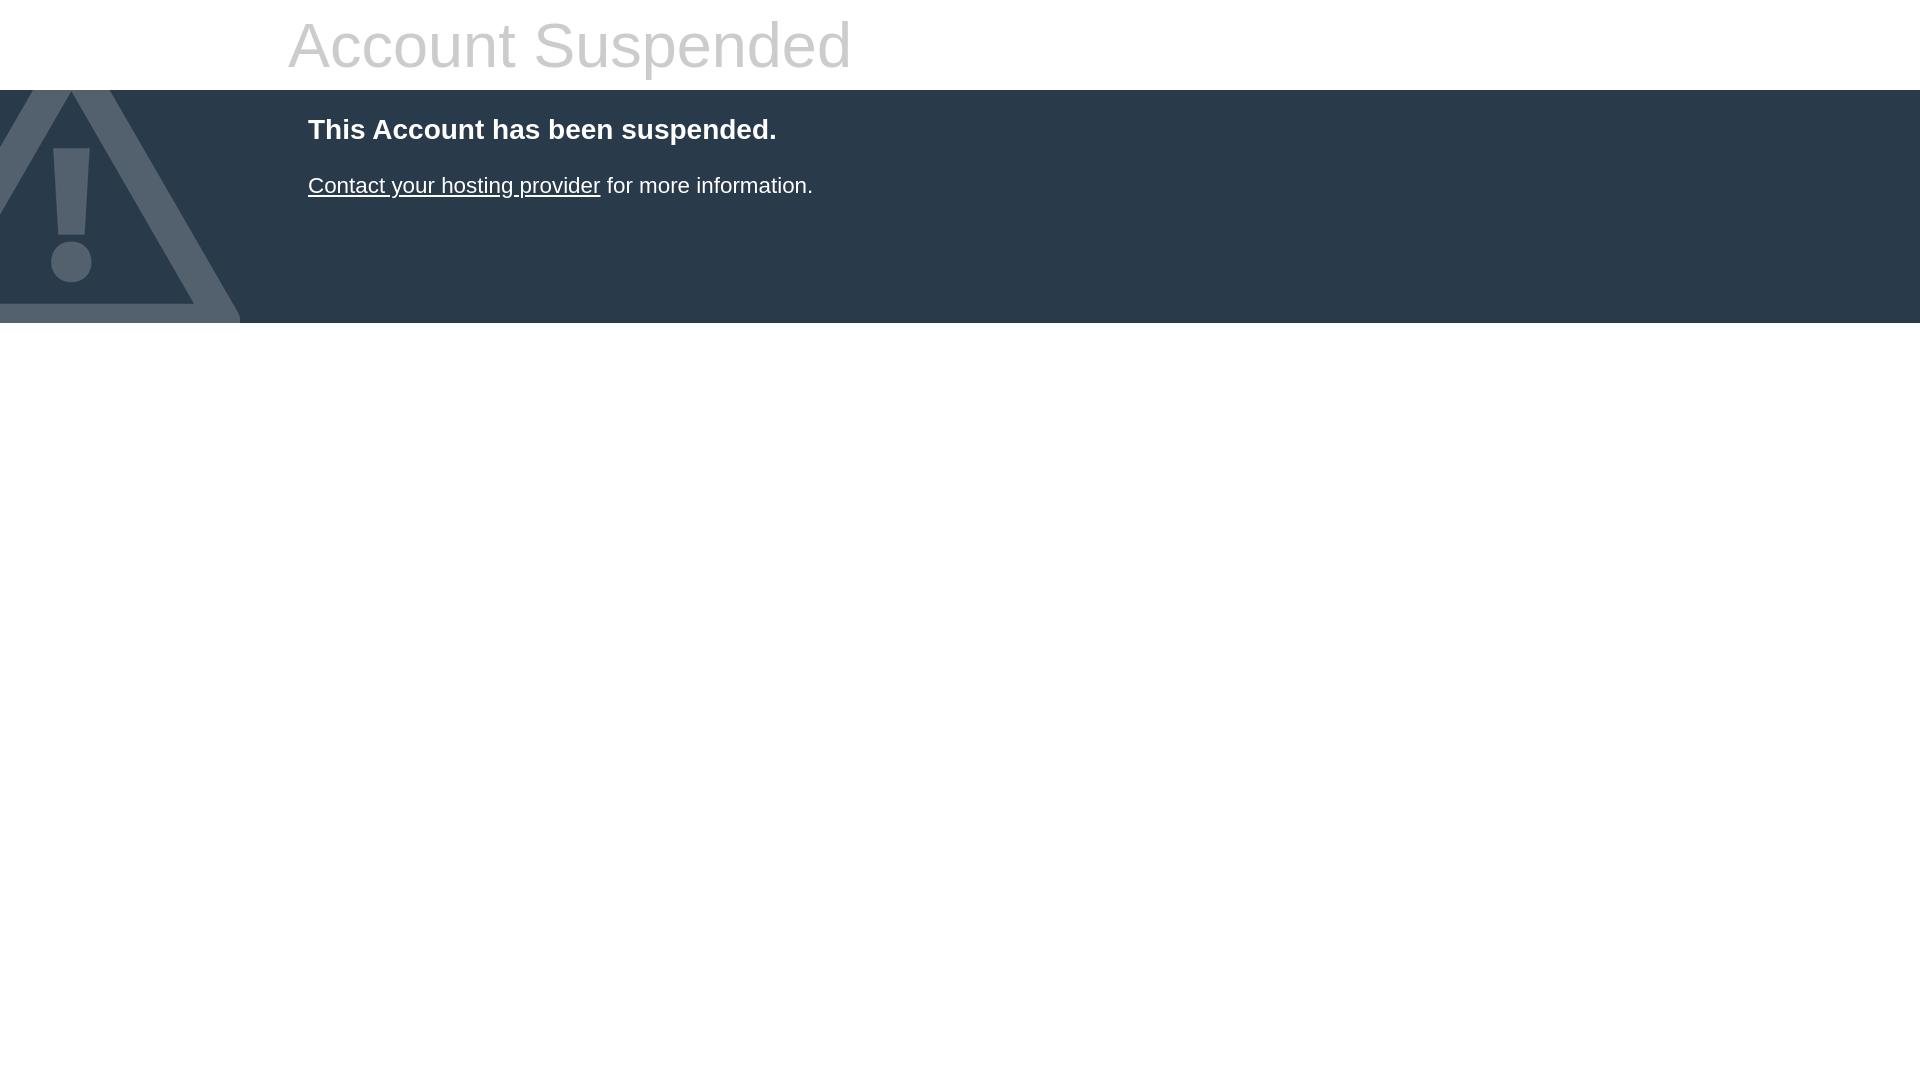 The image size is (1920, 1080). Describe the element at coordinates (453, 185) in the screenshot. I see `'Contact your hosting provider'` at that location.